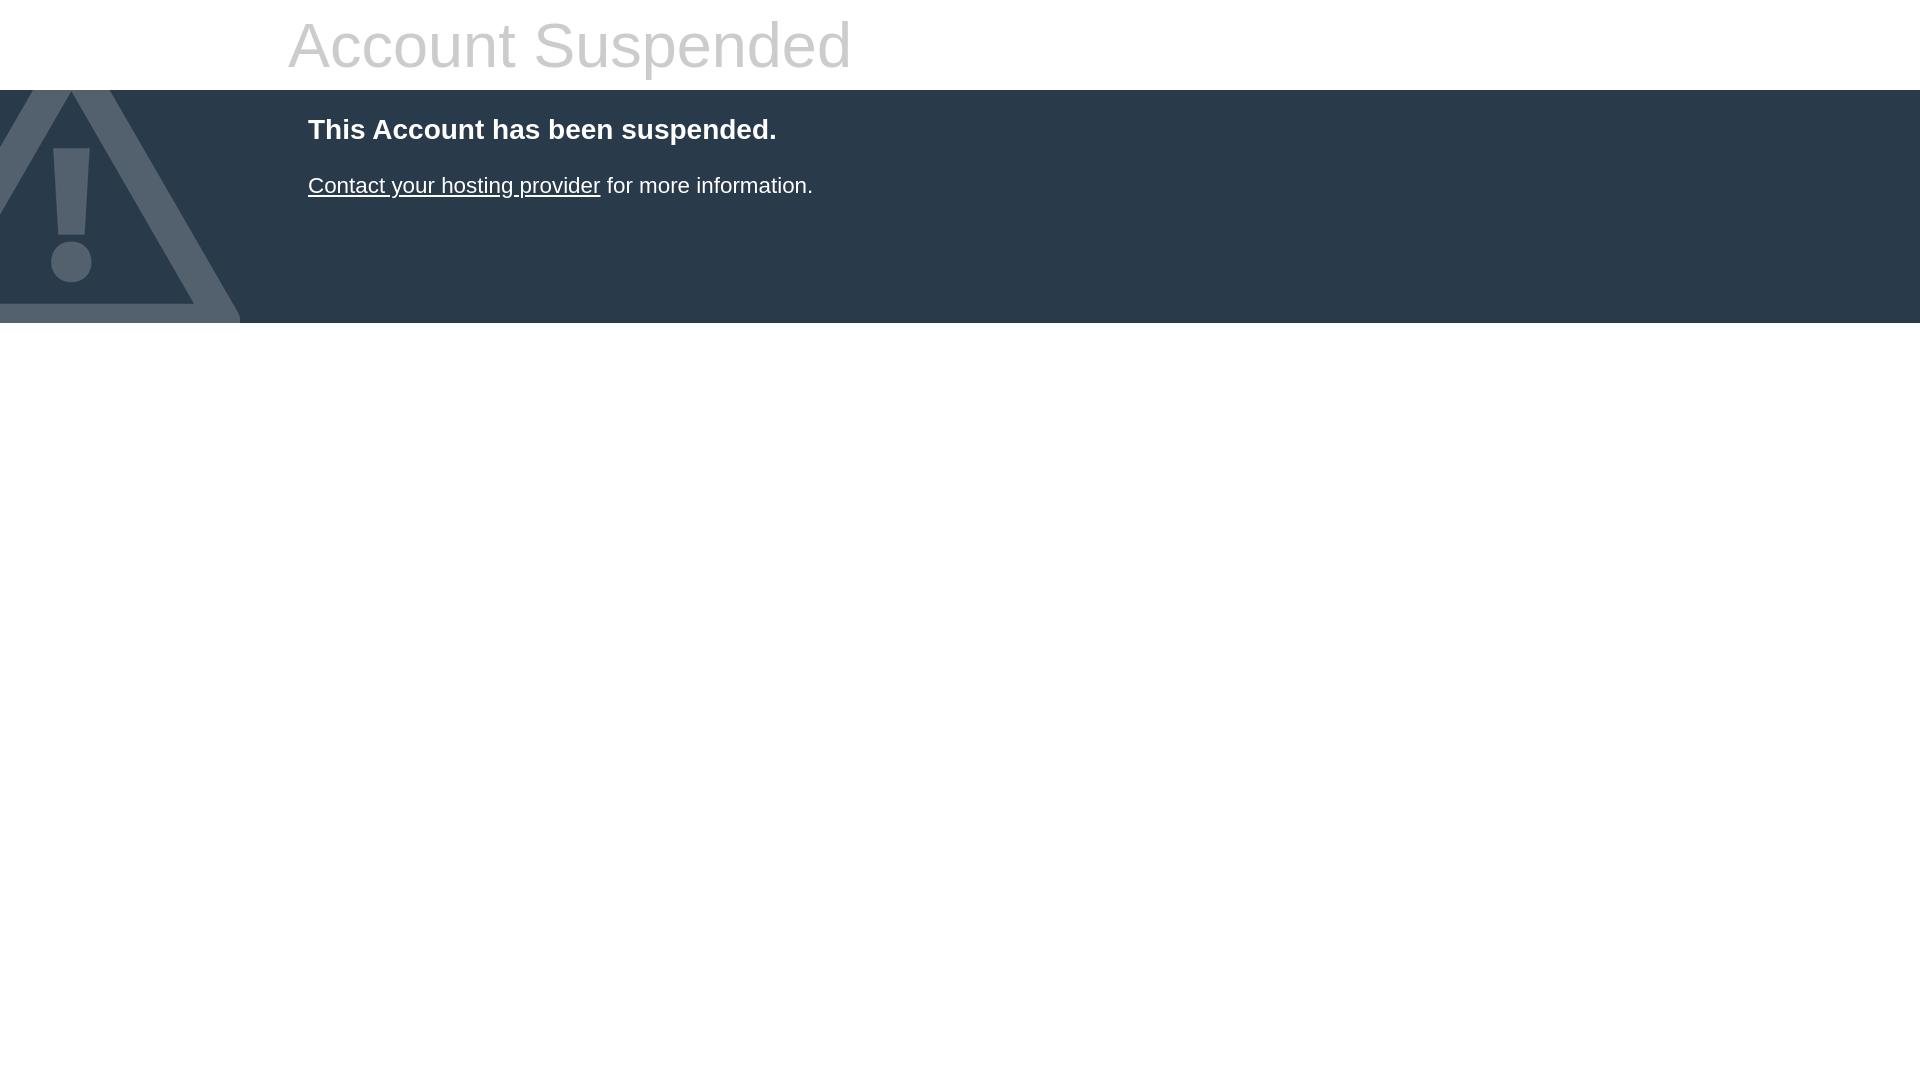 The image size is (1920, 1080). Describe the element at coordinates (453, 185) in the screenshot. I see `'Contact your hosting provider'` at that location.